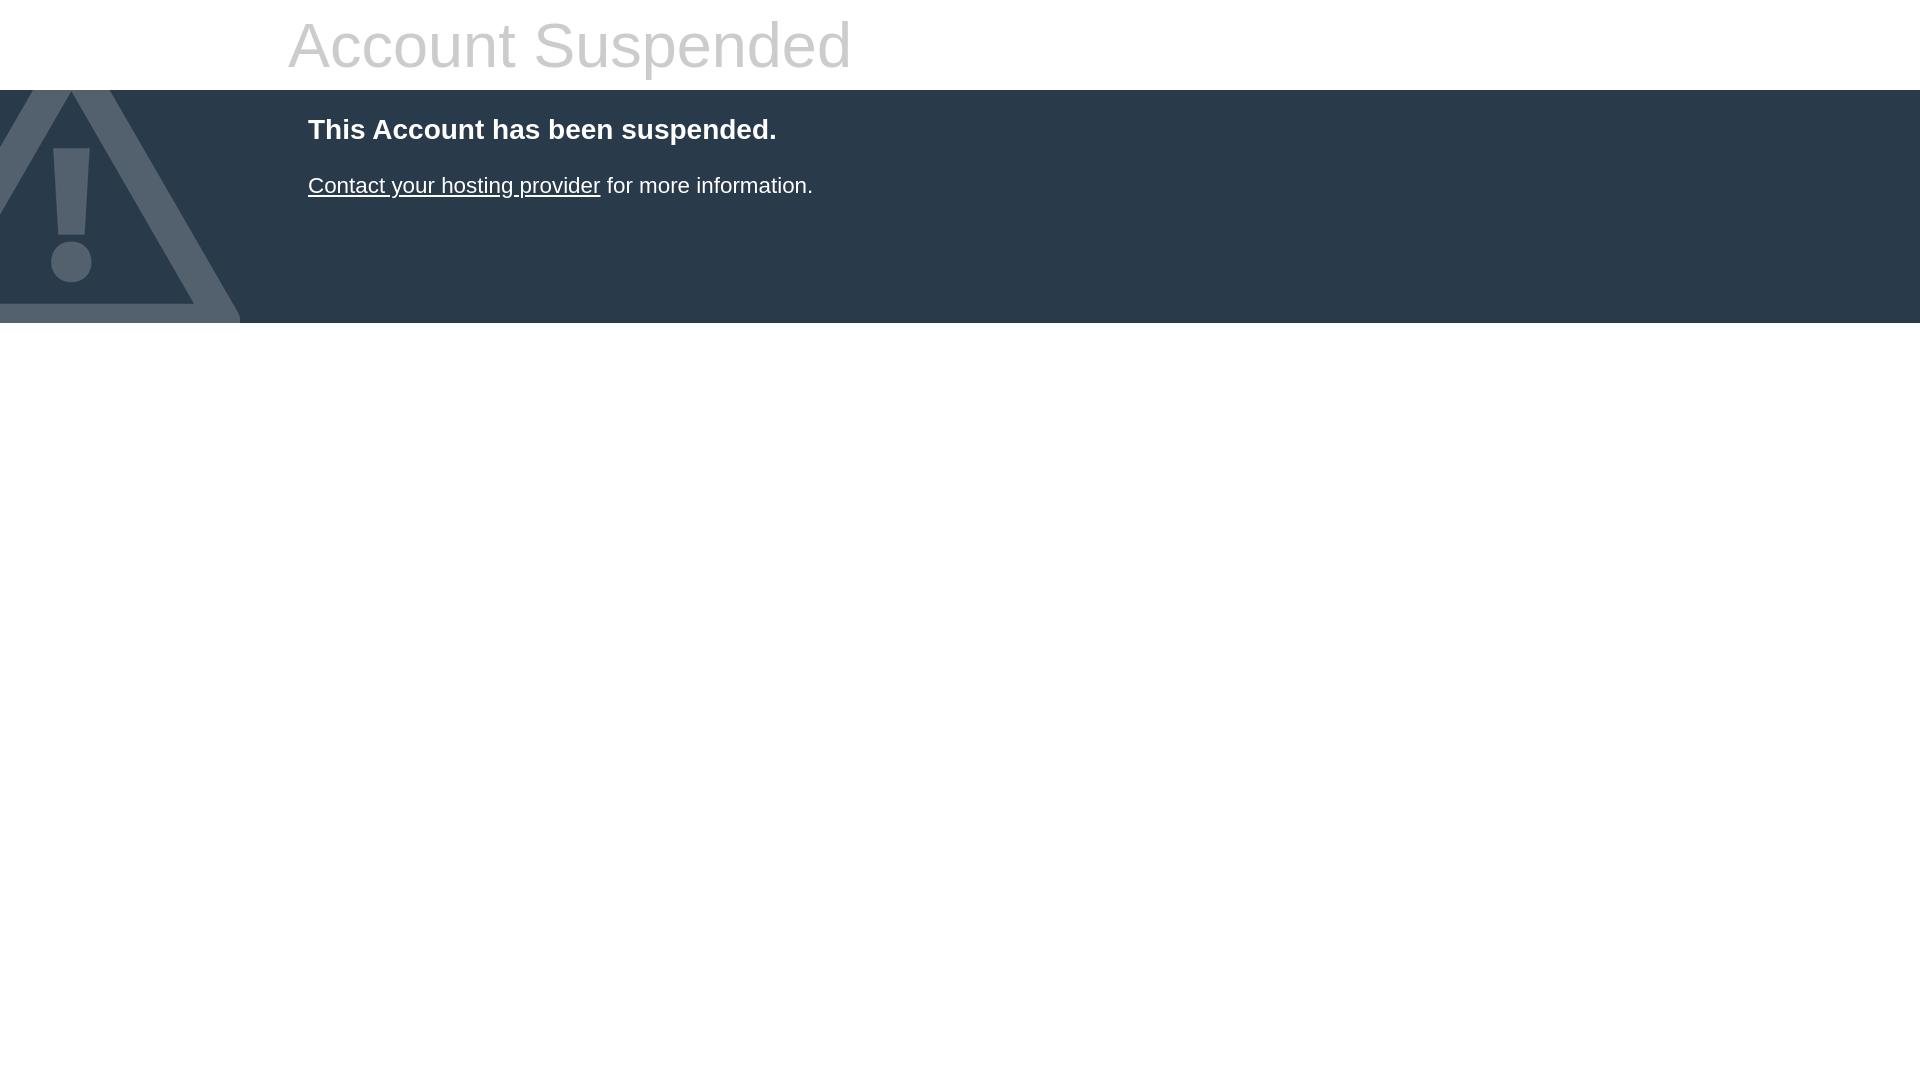 The image size is (1920, 1080). Describe the element at coordinates (453, 185) in the screenshot. I see `'Contact your hosting provider'` at that location.